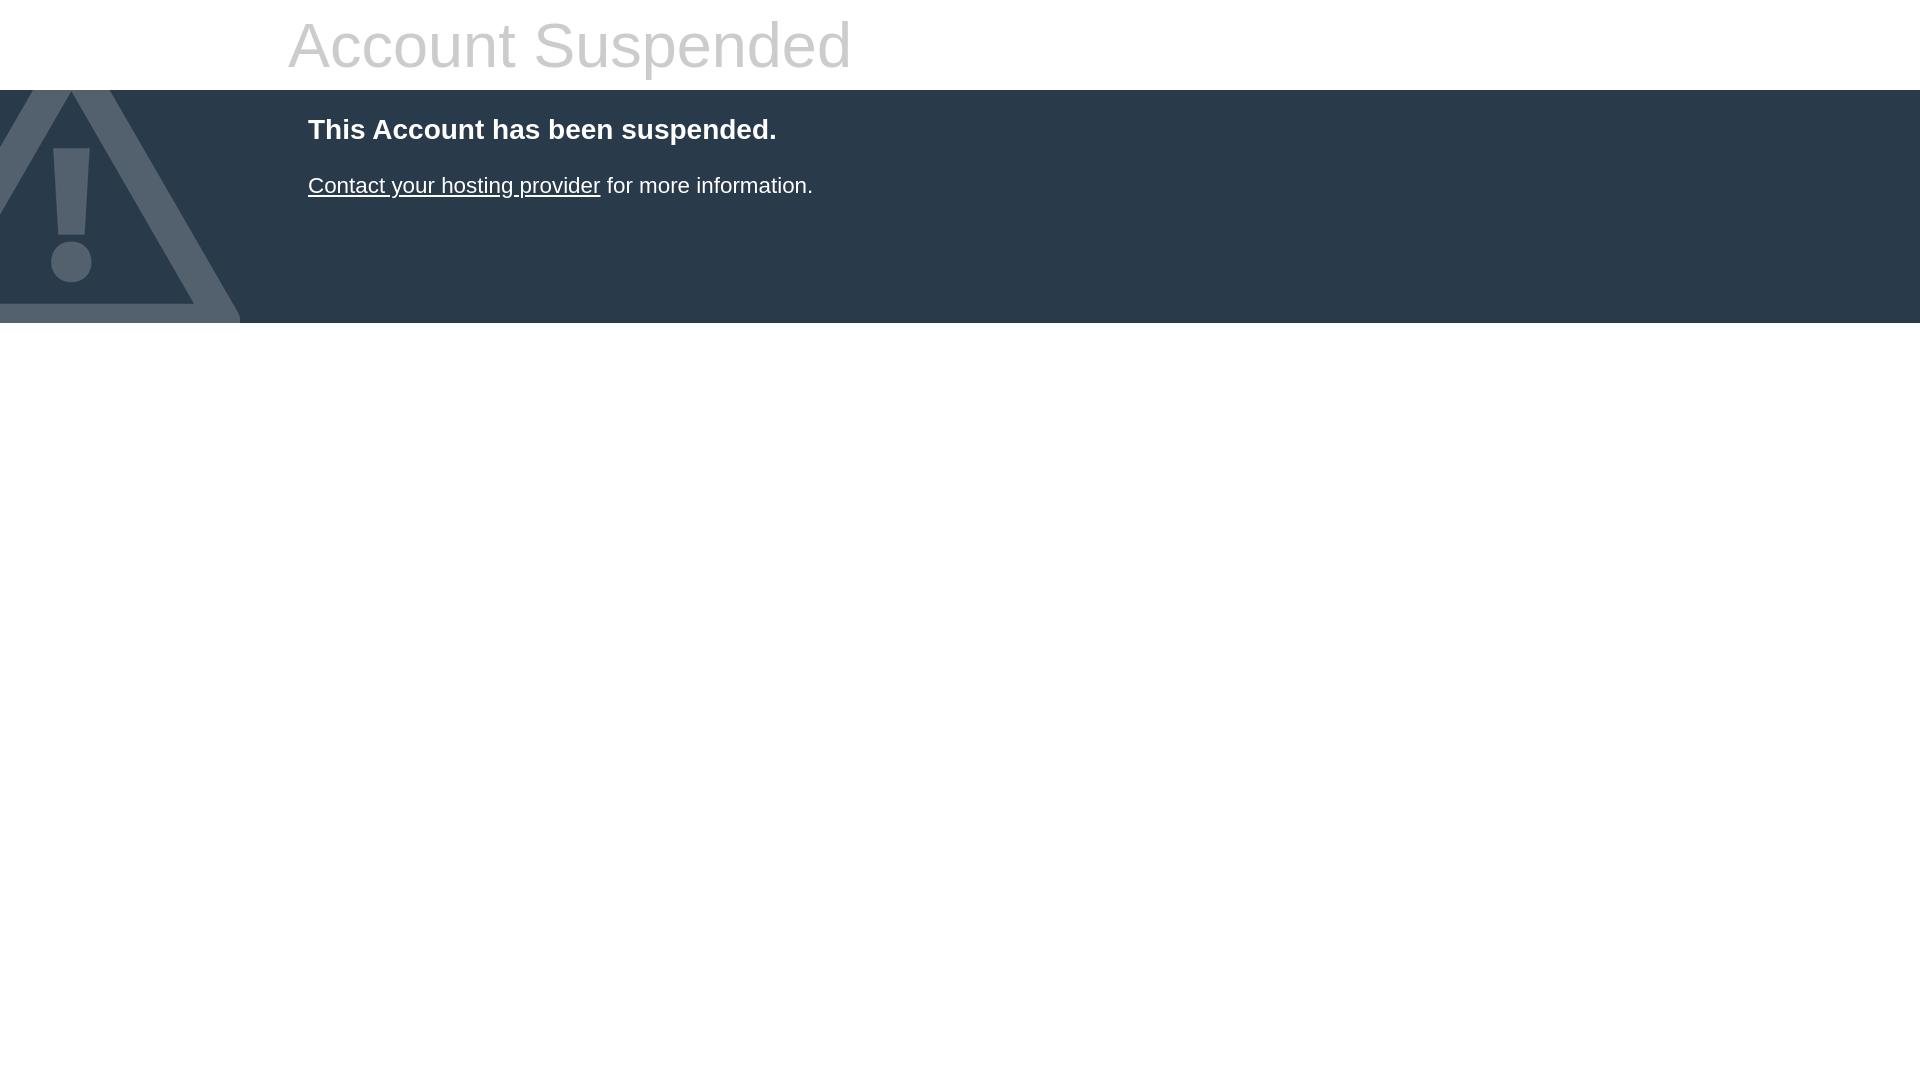 The image size is (1920, 1080). Describe the element at coordinates (453, 185) in the screenshot. I see `'Contact your hosting provider'` at that location.